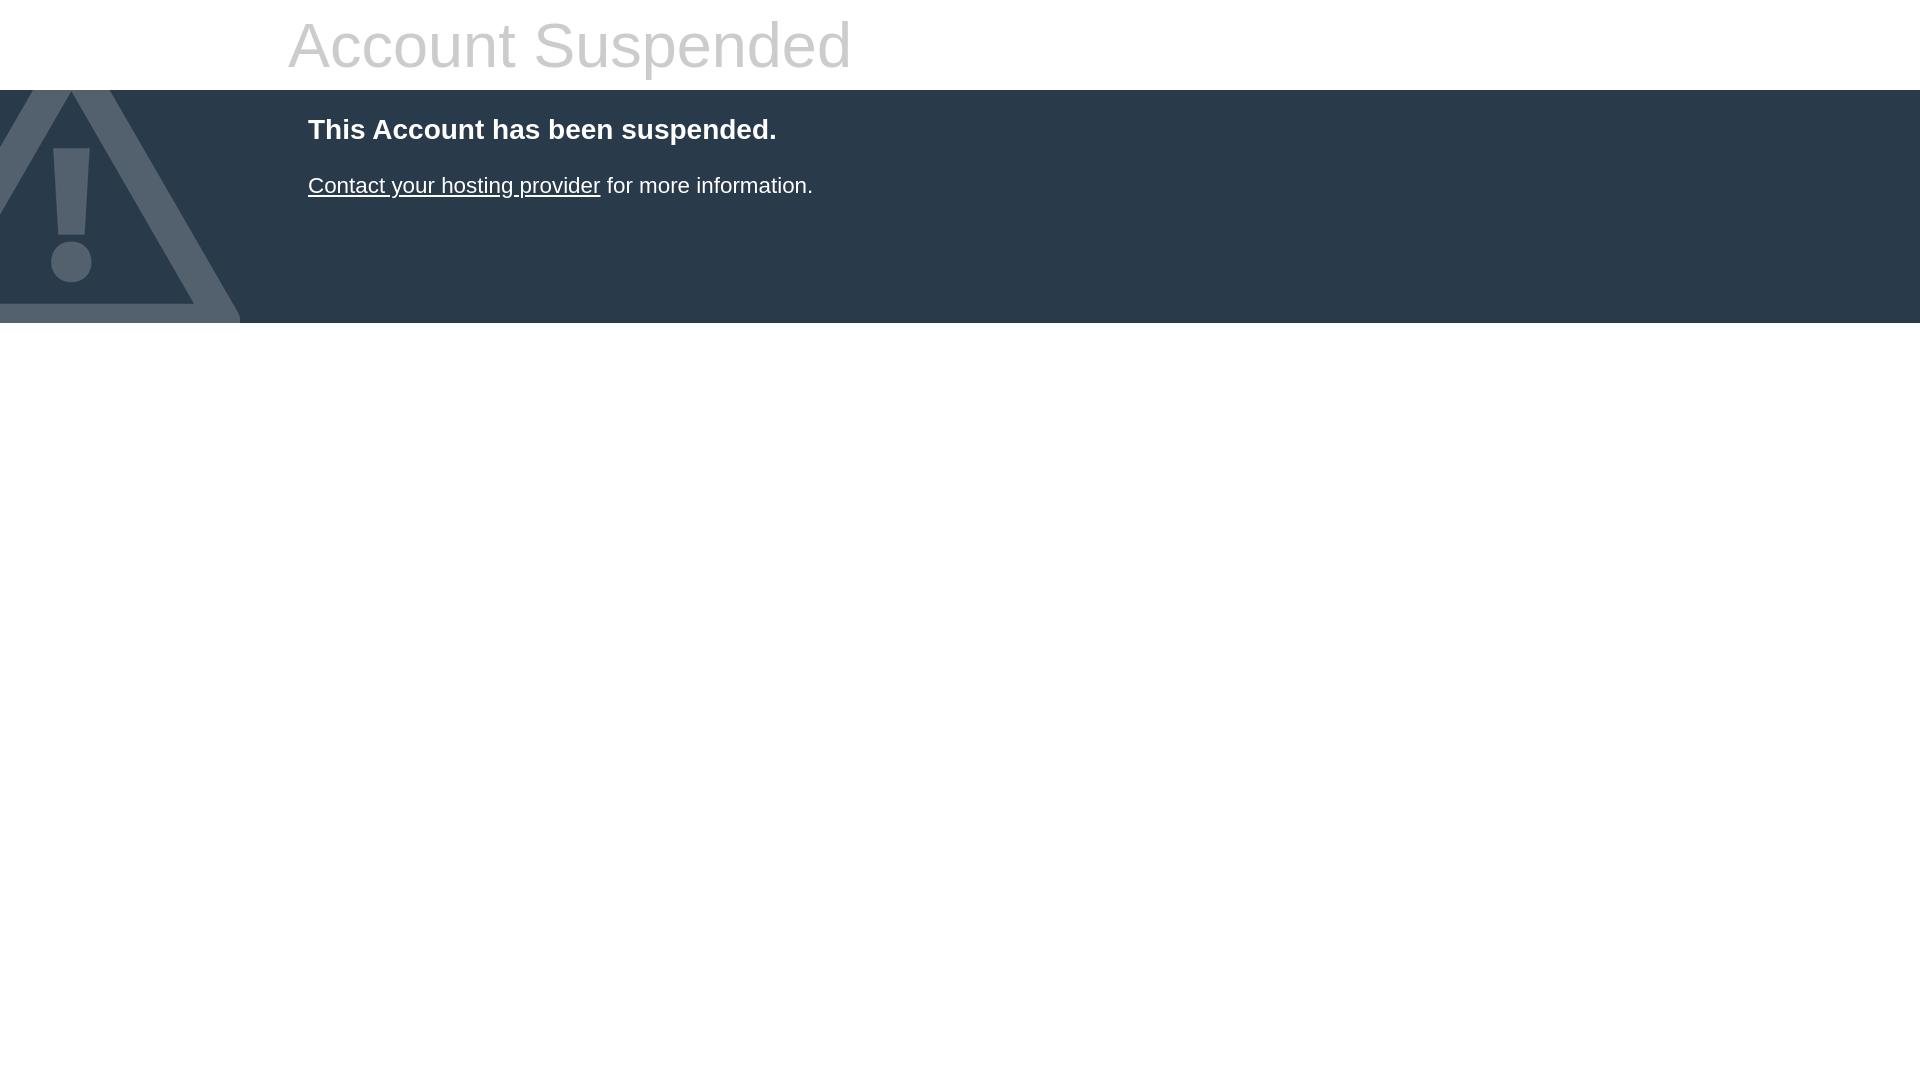 The image size is (1920, 1080). Describe the element at coordinates (453, 185) in the screenshot. I see `'Contact your hosting provider'` at that location.